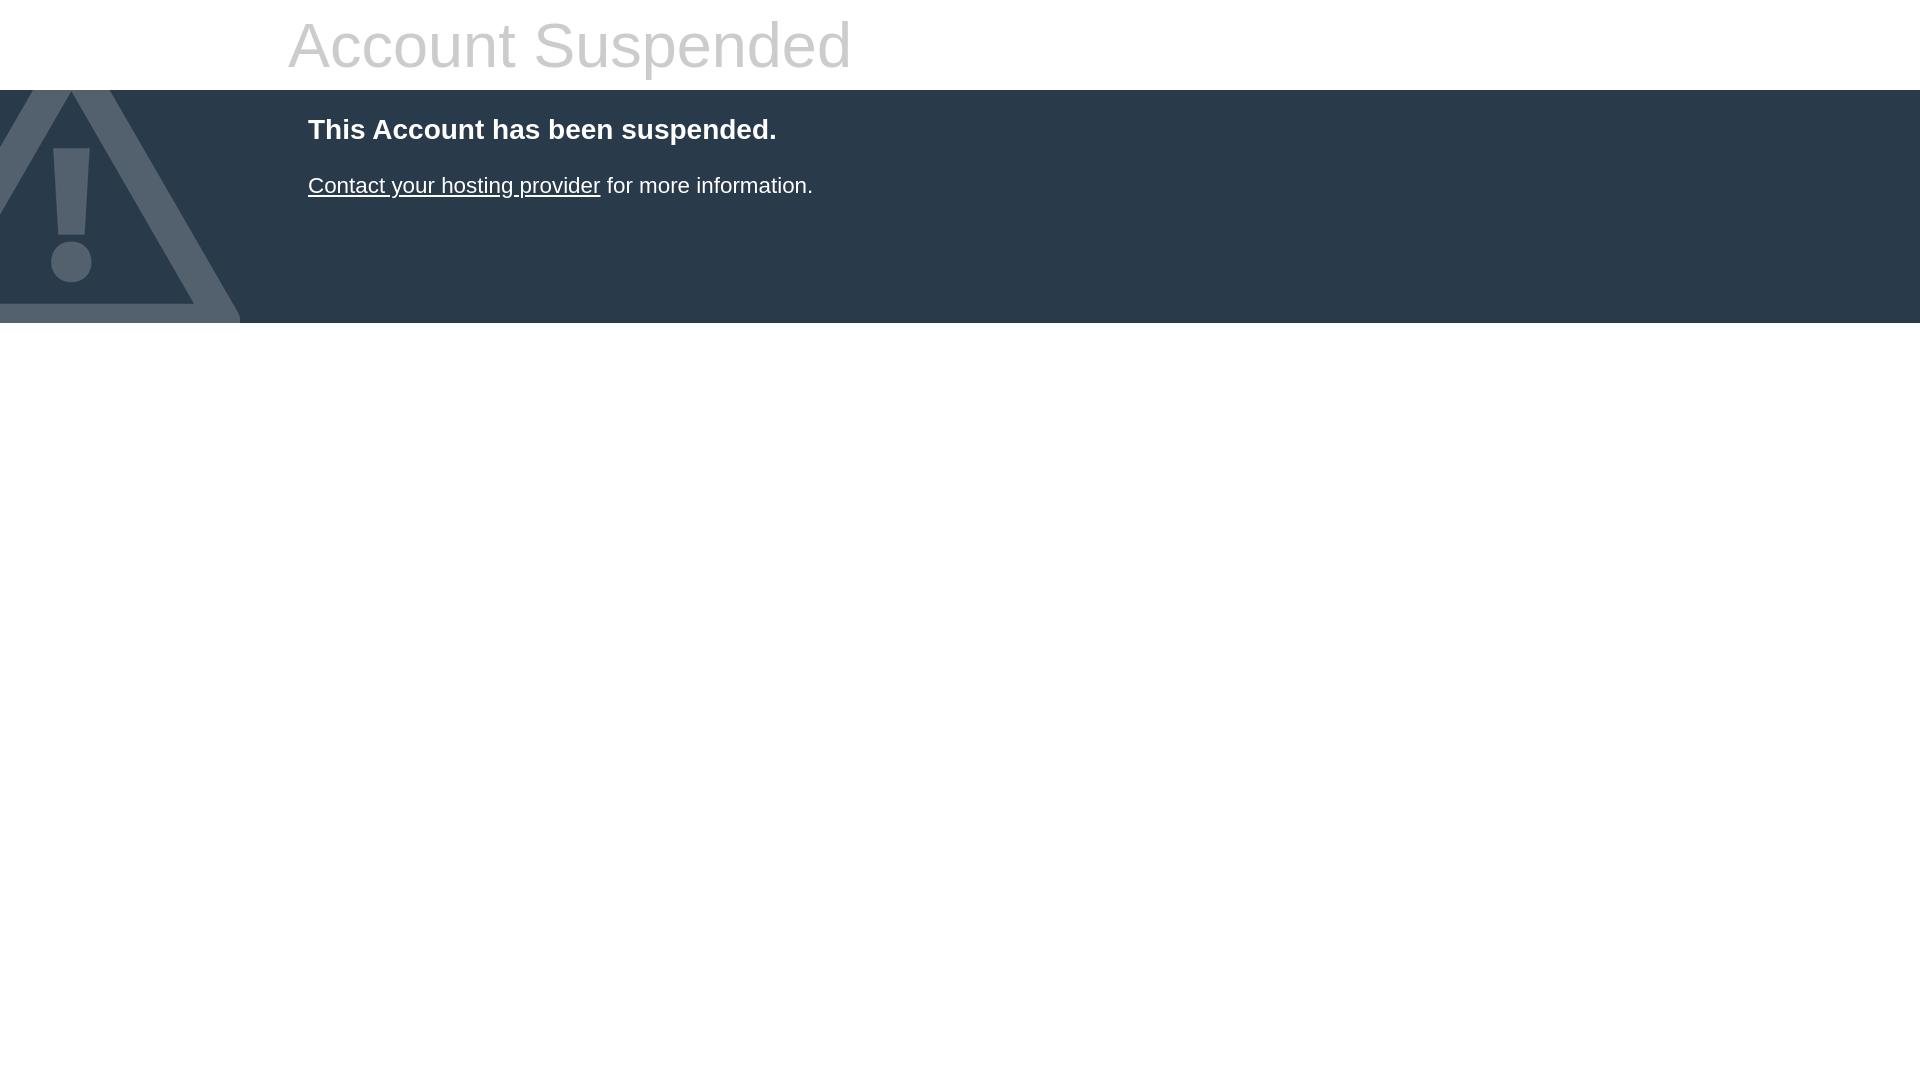 The image size is (1920, 1080). Describe the element at coordinates (453, 185) in the screenshot. I see `'Contact your hosting provider'` at that location.